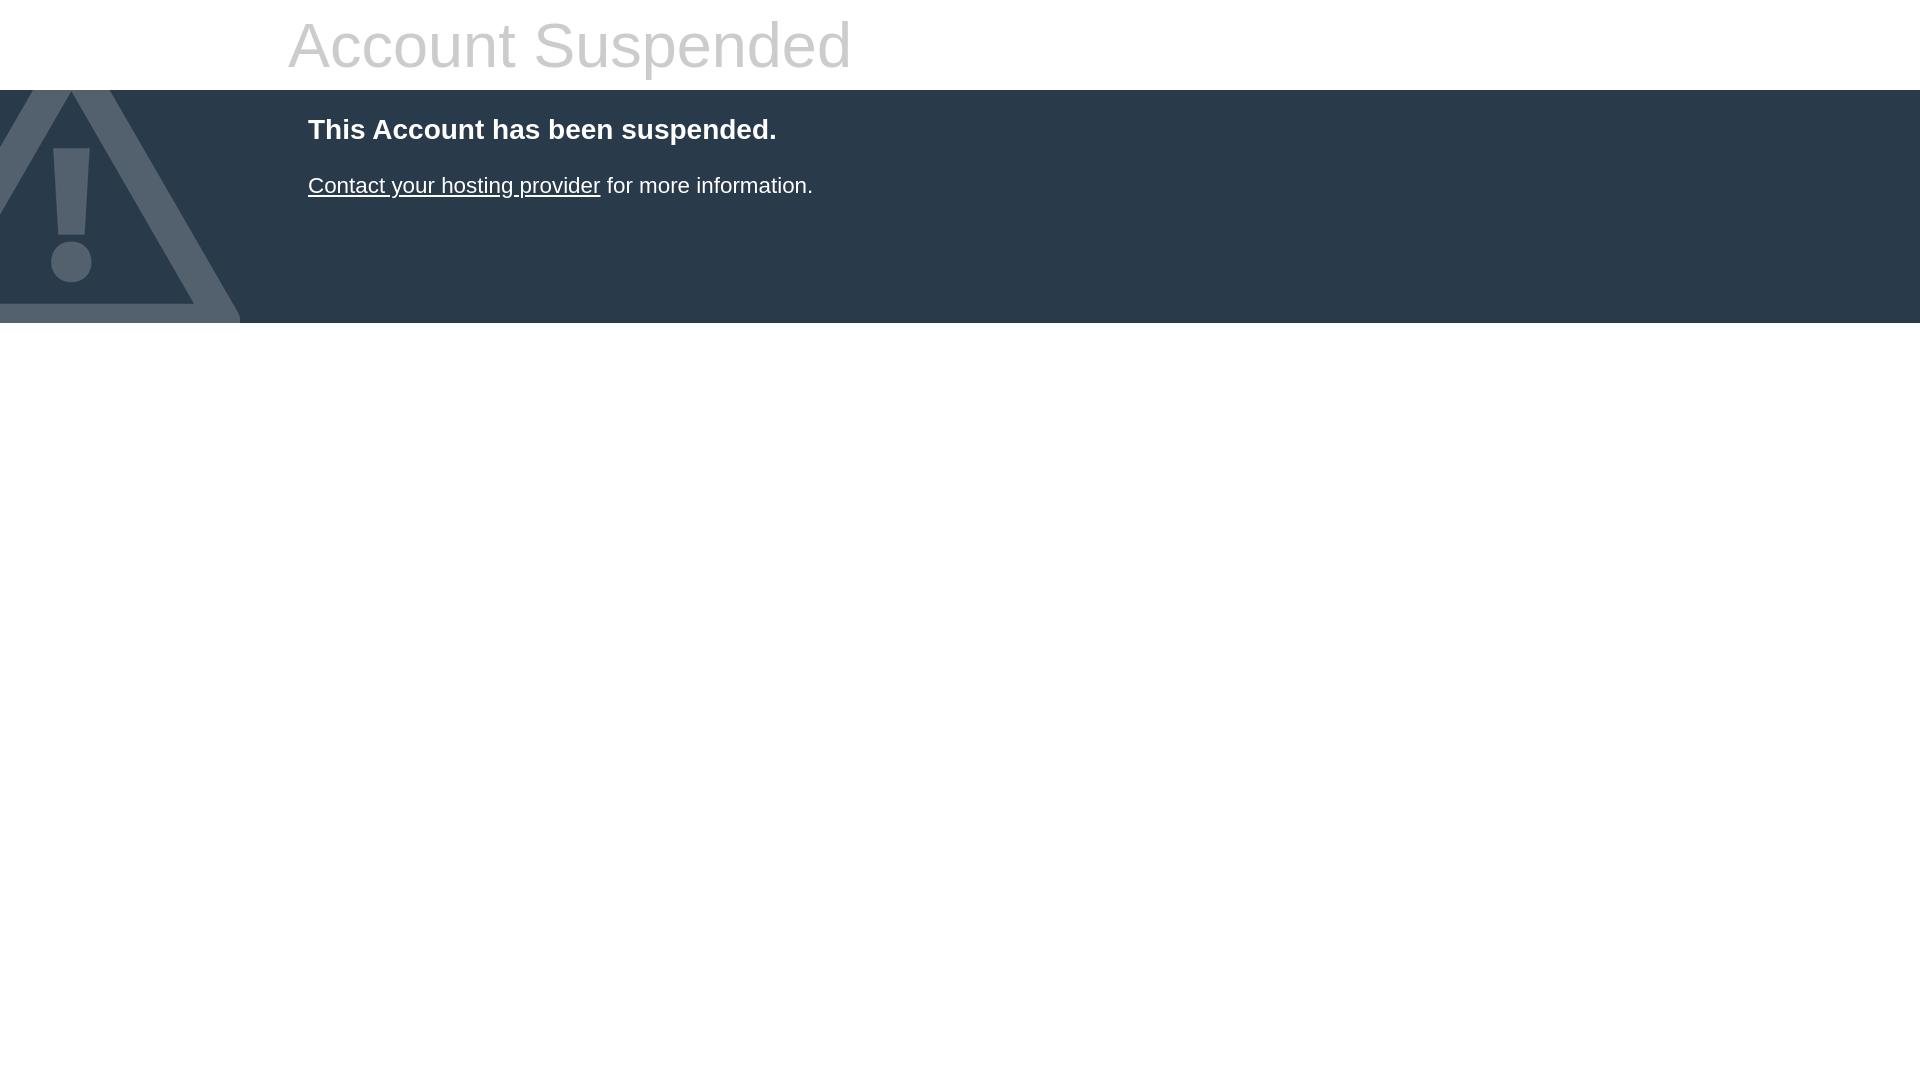 The image size is (1920, 1080). Describe the element at coordinates (453, 185) in the screenshot. I see `'Contact your hosting provider'` at that location.